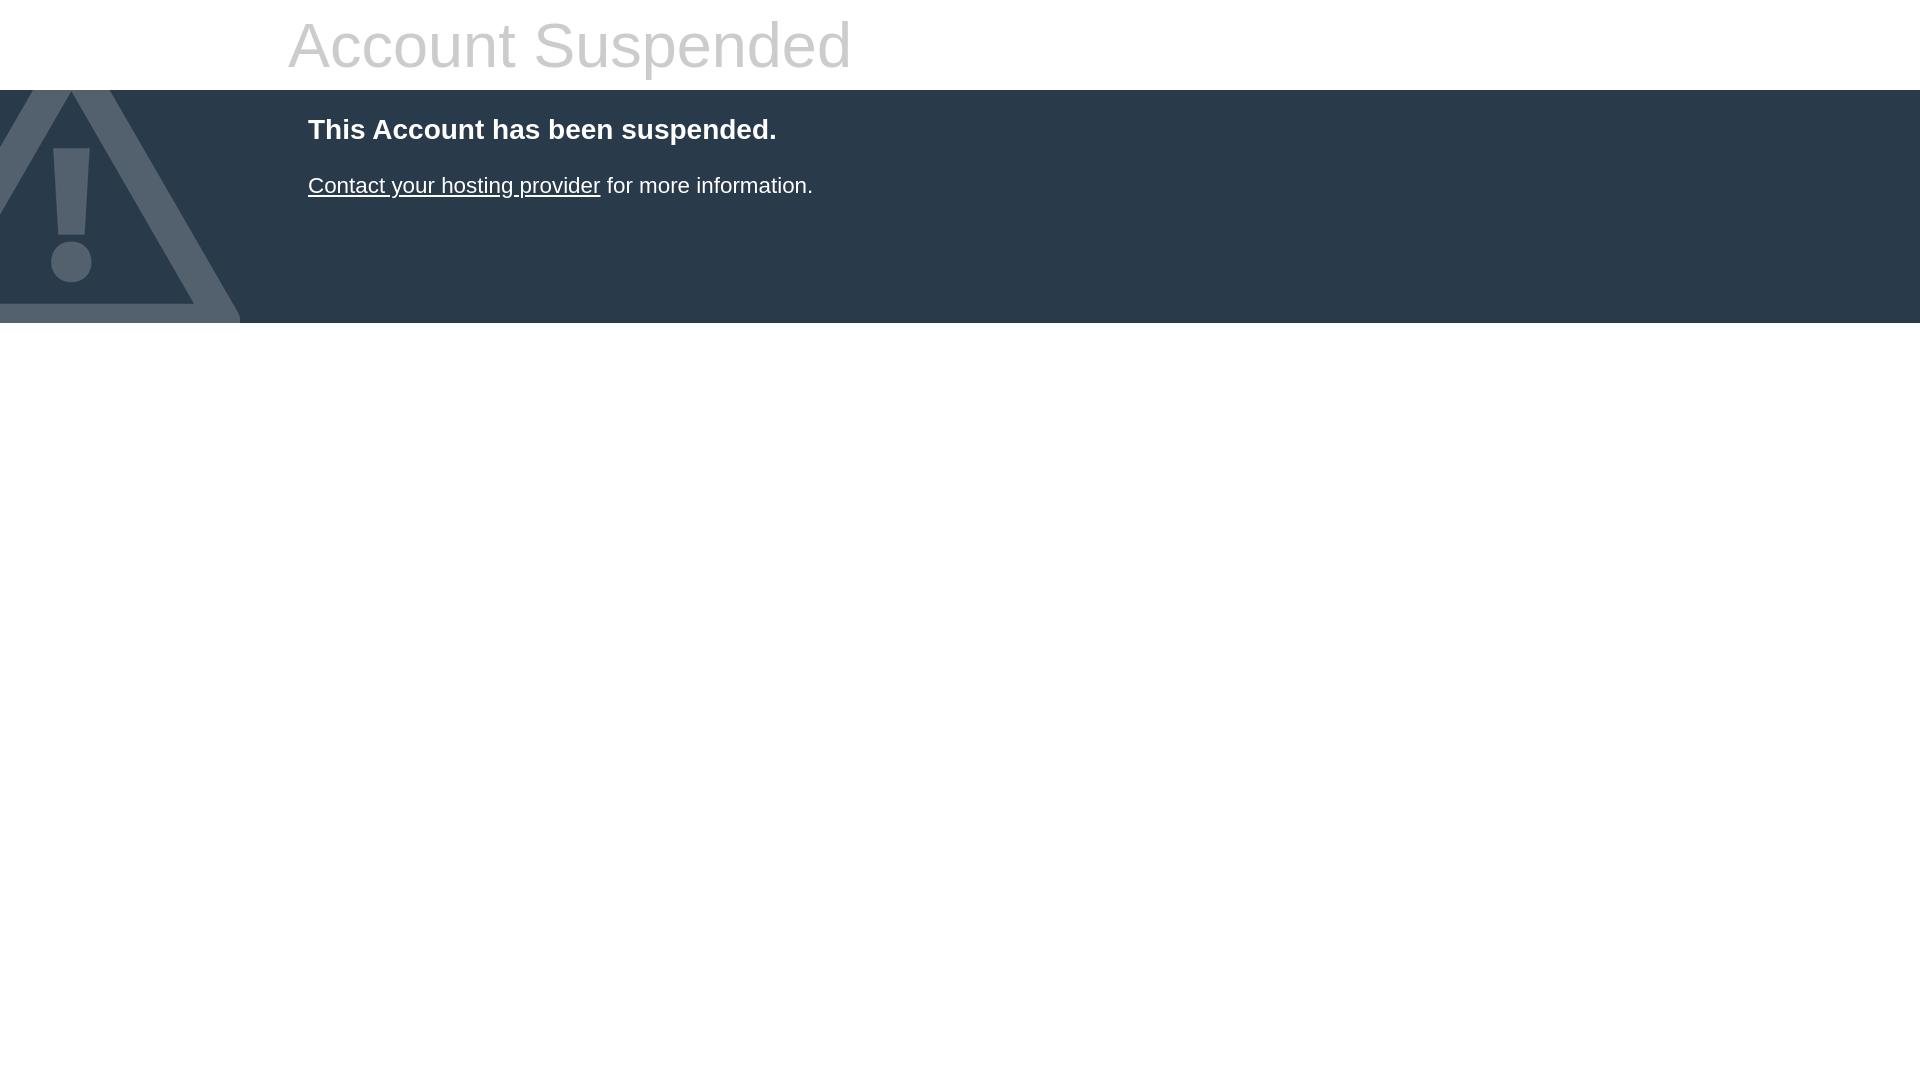 The image size is (1920, 1080). Describe the element at coordinates (453, 185) in the screenshot. I see `'Contact your hosting provider'` at that location.